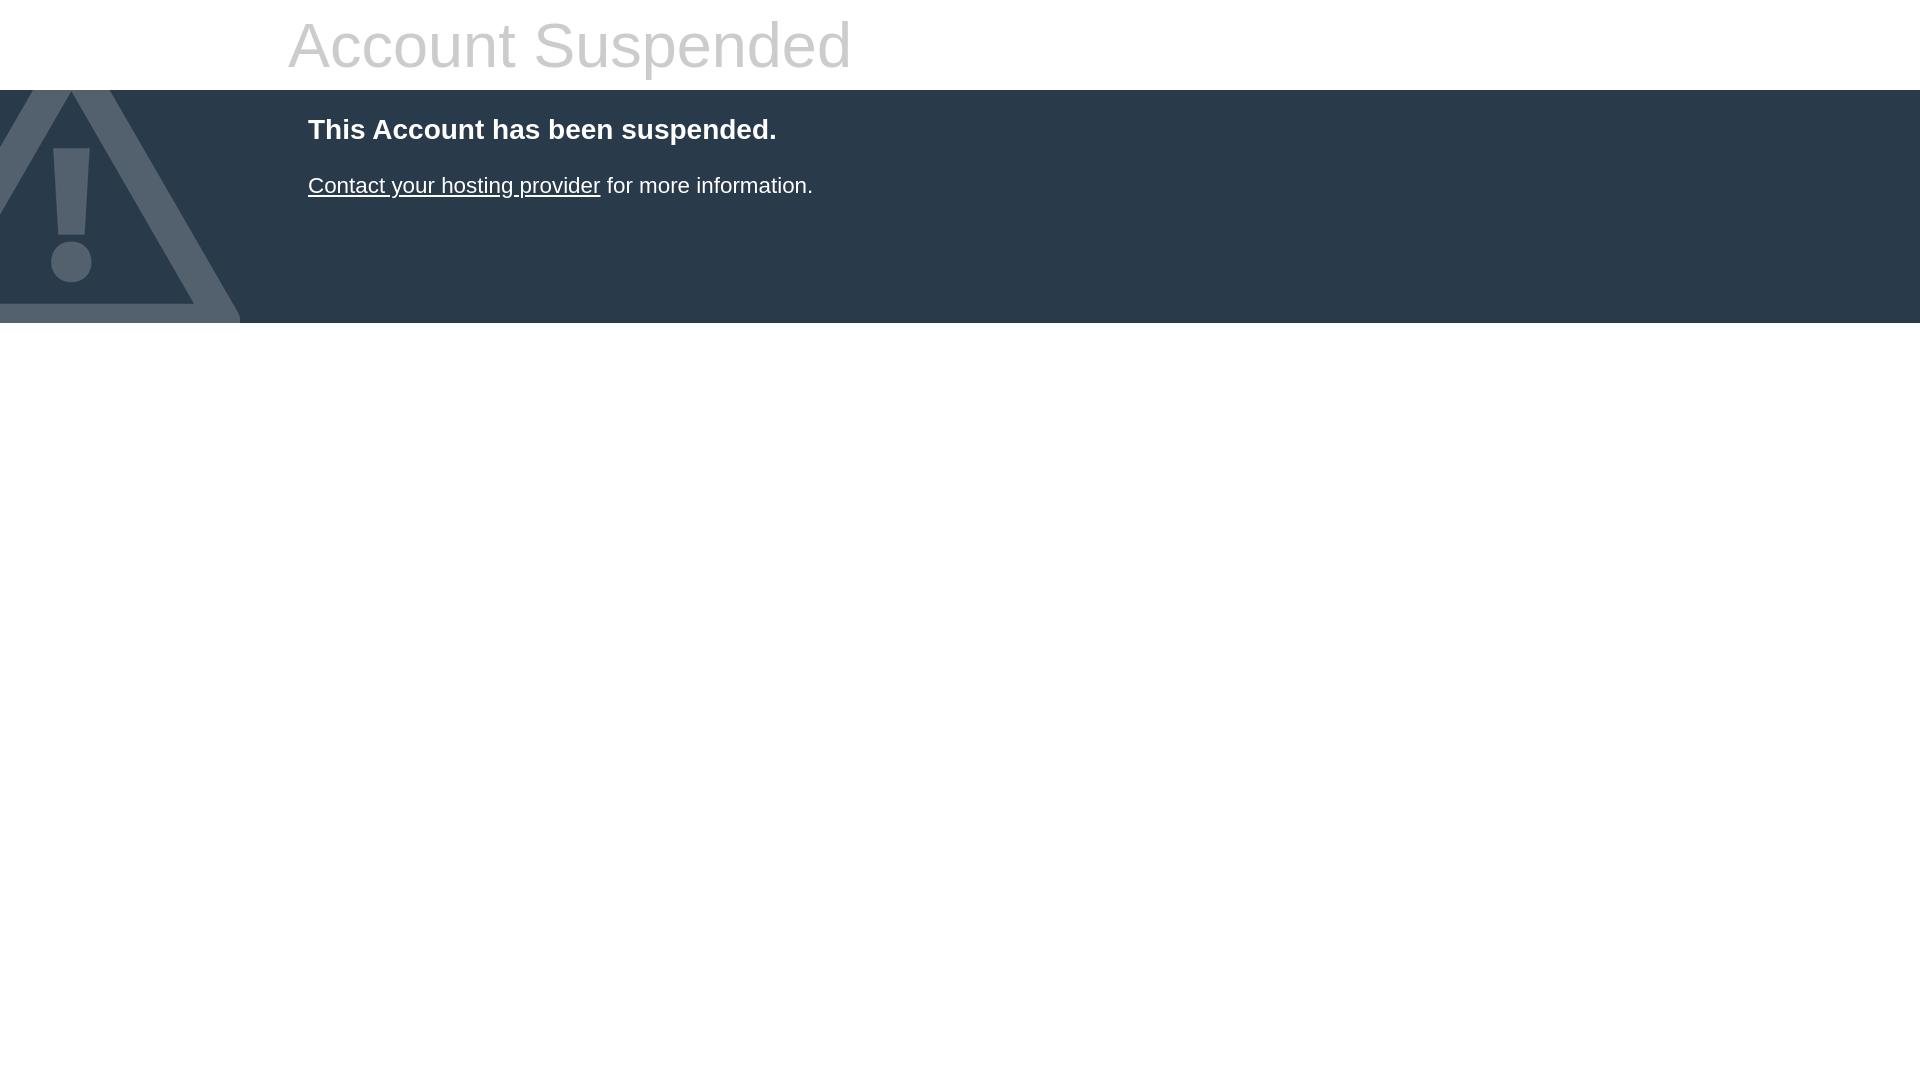 The image size is (1920, 1080). Describe the element at coordinates (453, 185) in the screenshot. I see `'Contact your hosting provider'` at that location.